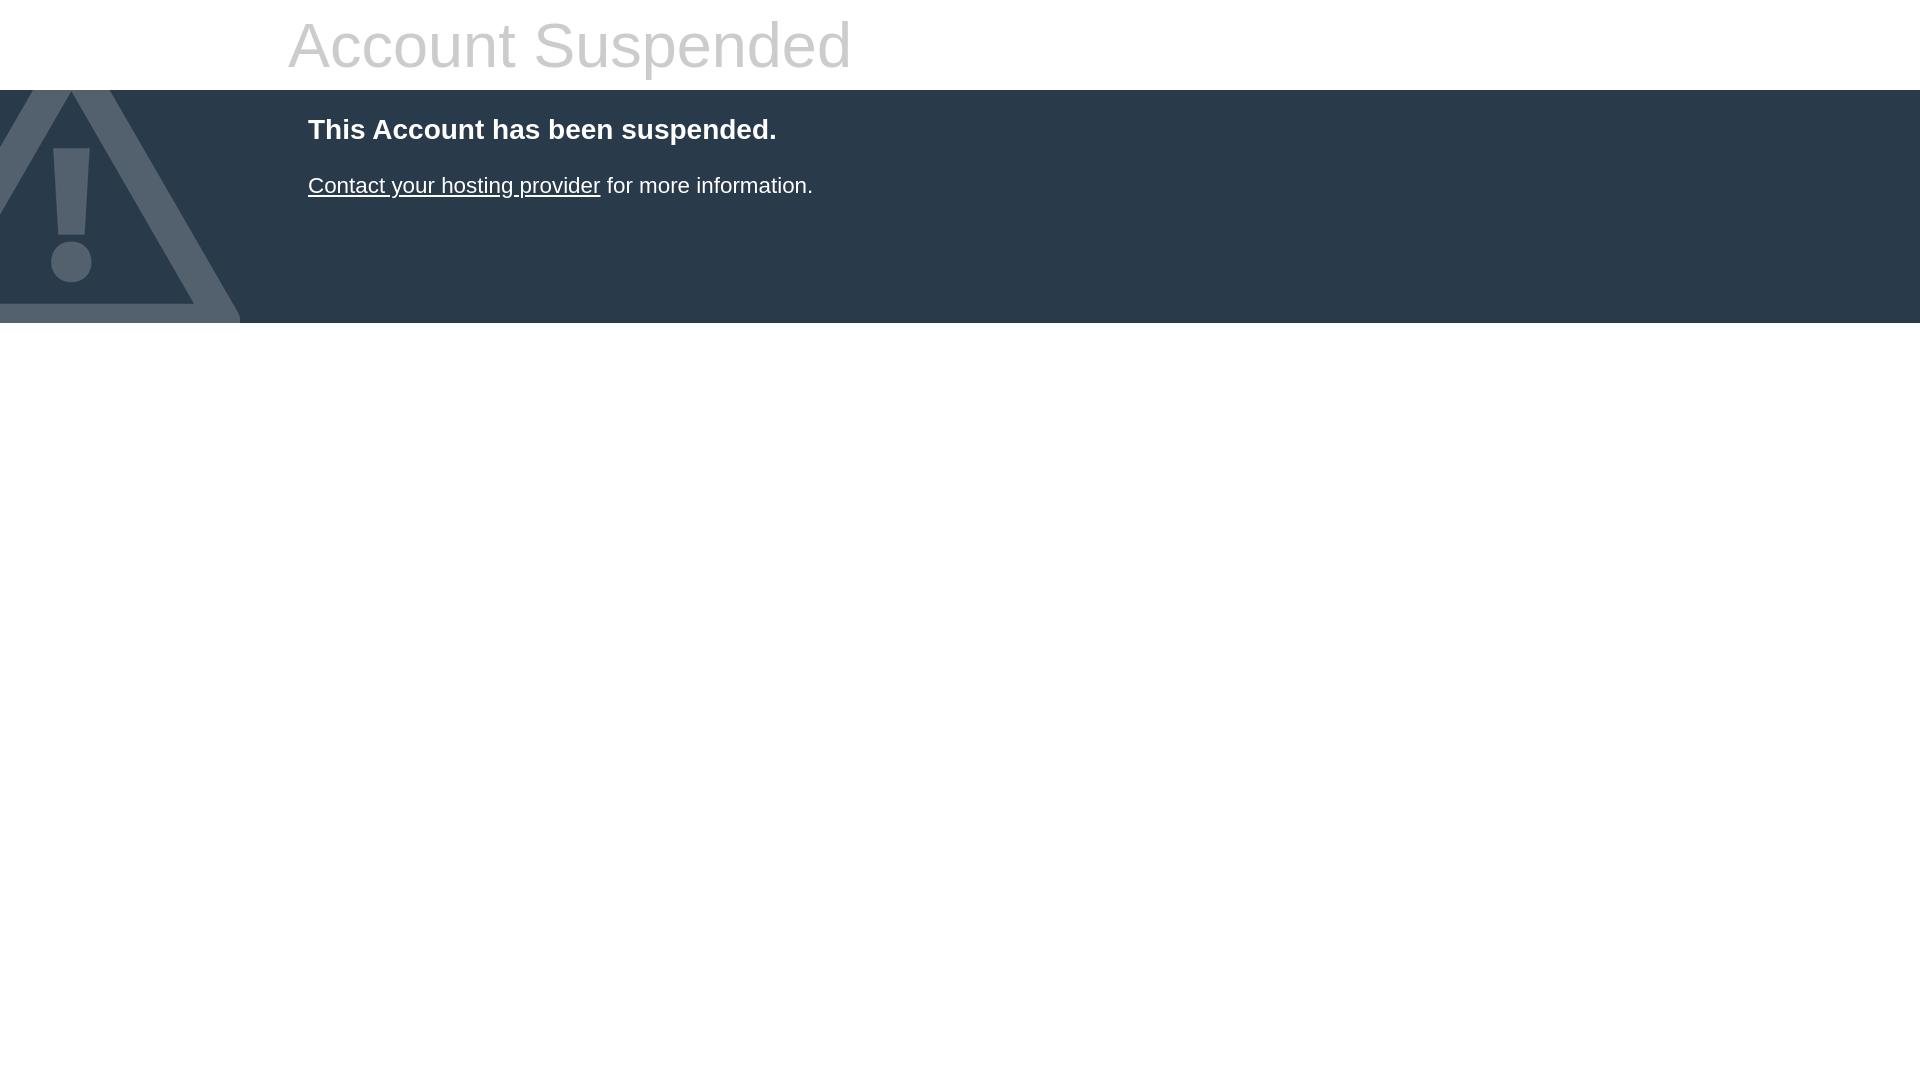 The image size is (1920, 1080). Describe the element at coordinates (453, 185) in the screenshot. I see `'Contact your hosting provider'` at that location.